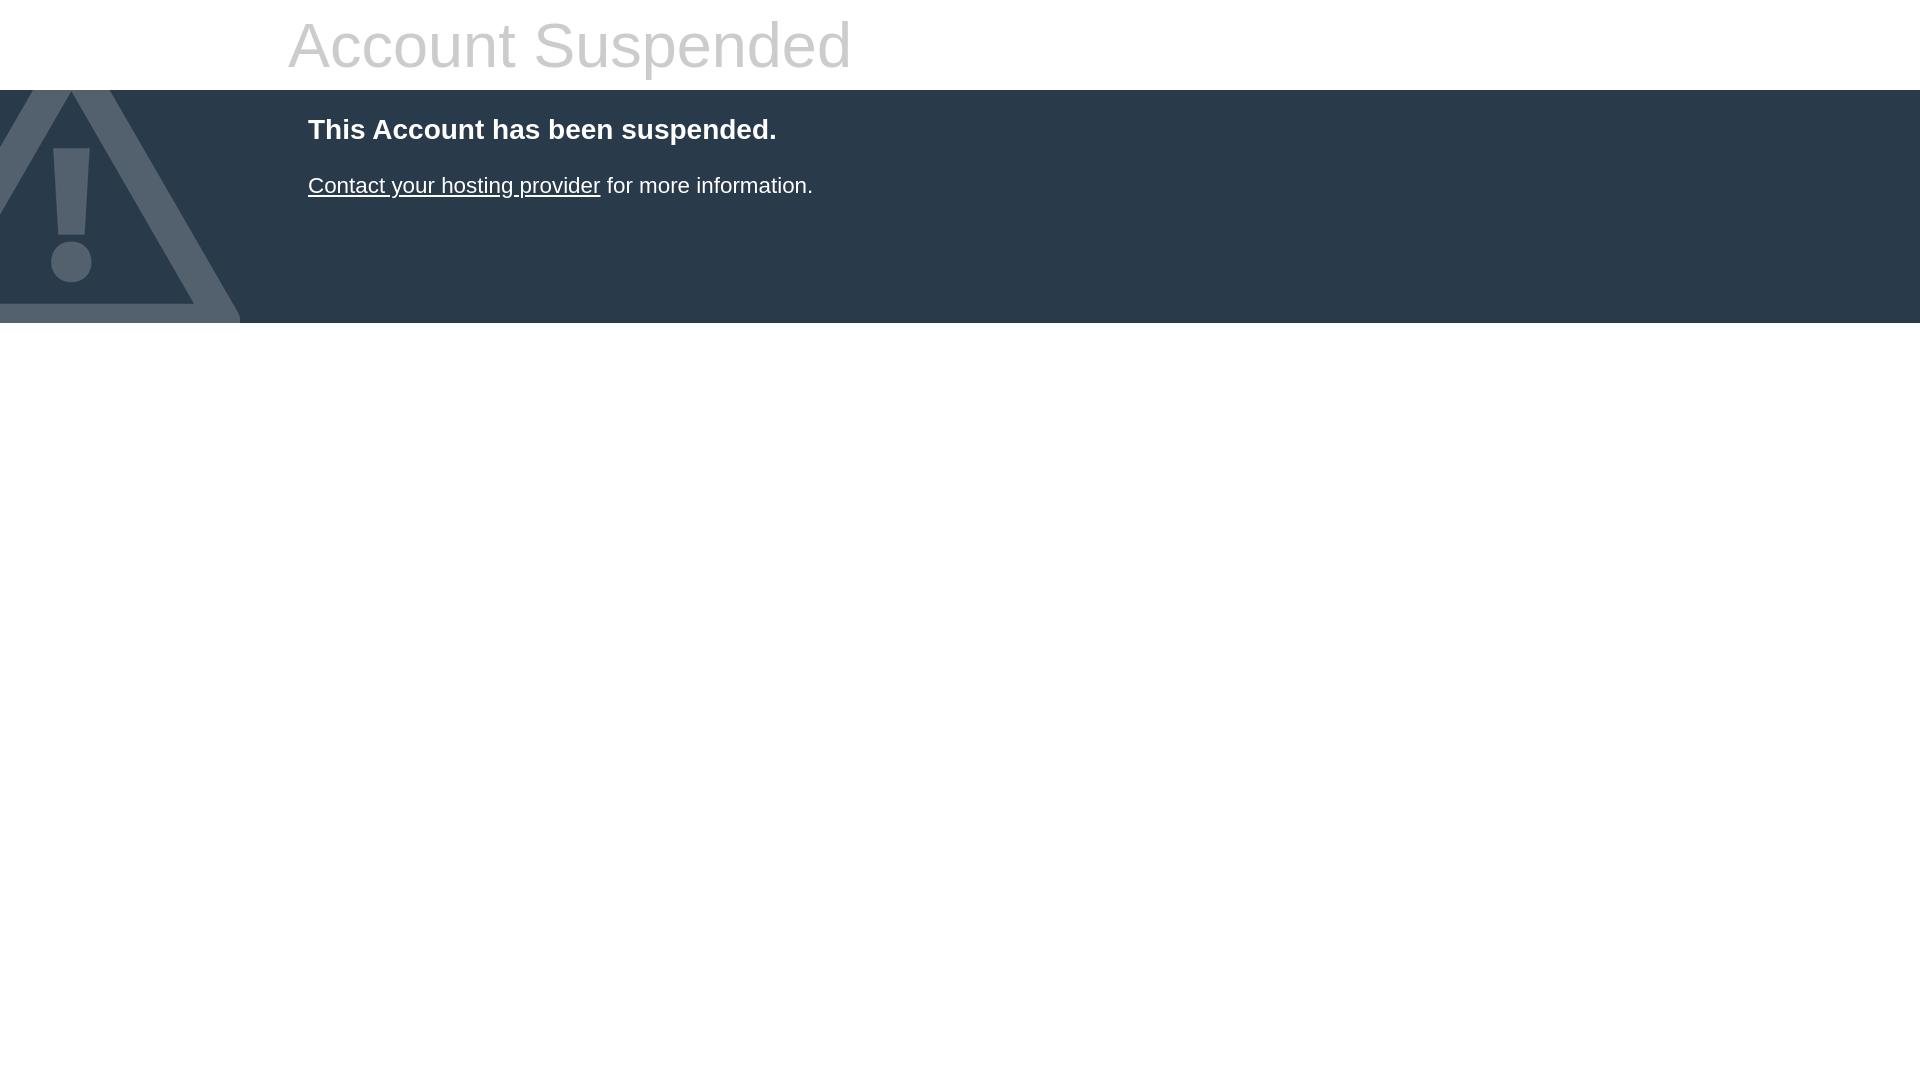 The image size is (1920, 1080). Describe the element at coordinates (453, 185) in the screenshot. I see `'Contact your hosting provider'` at that location.